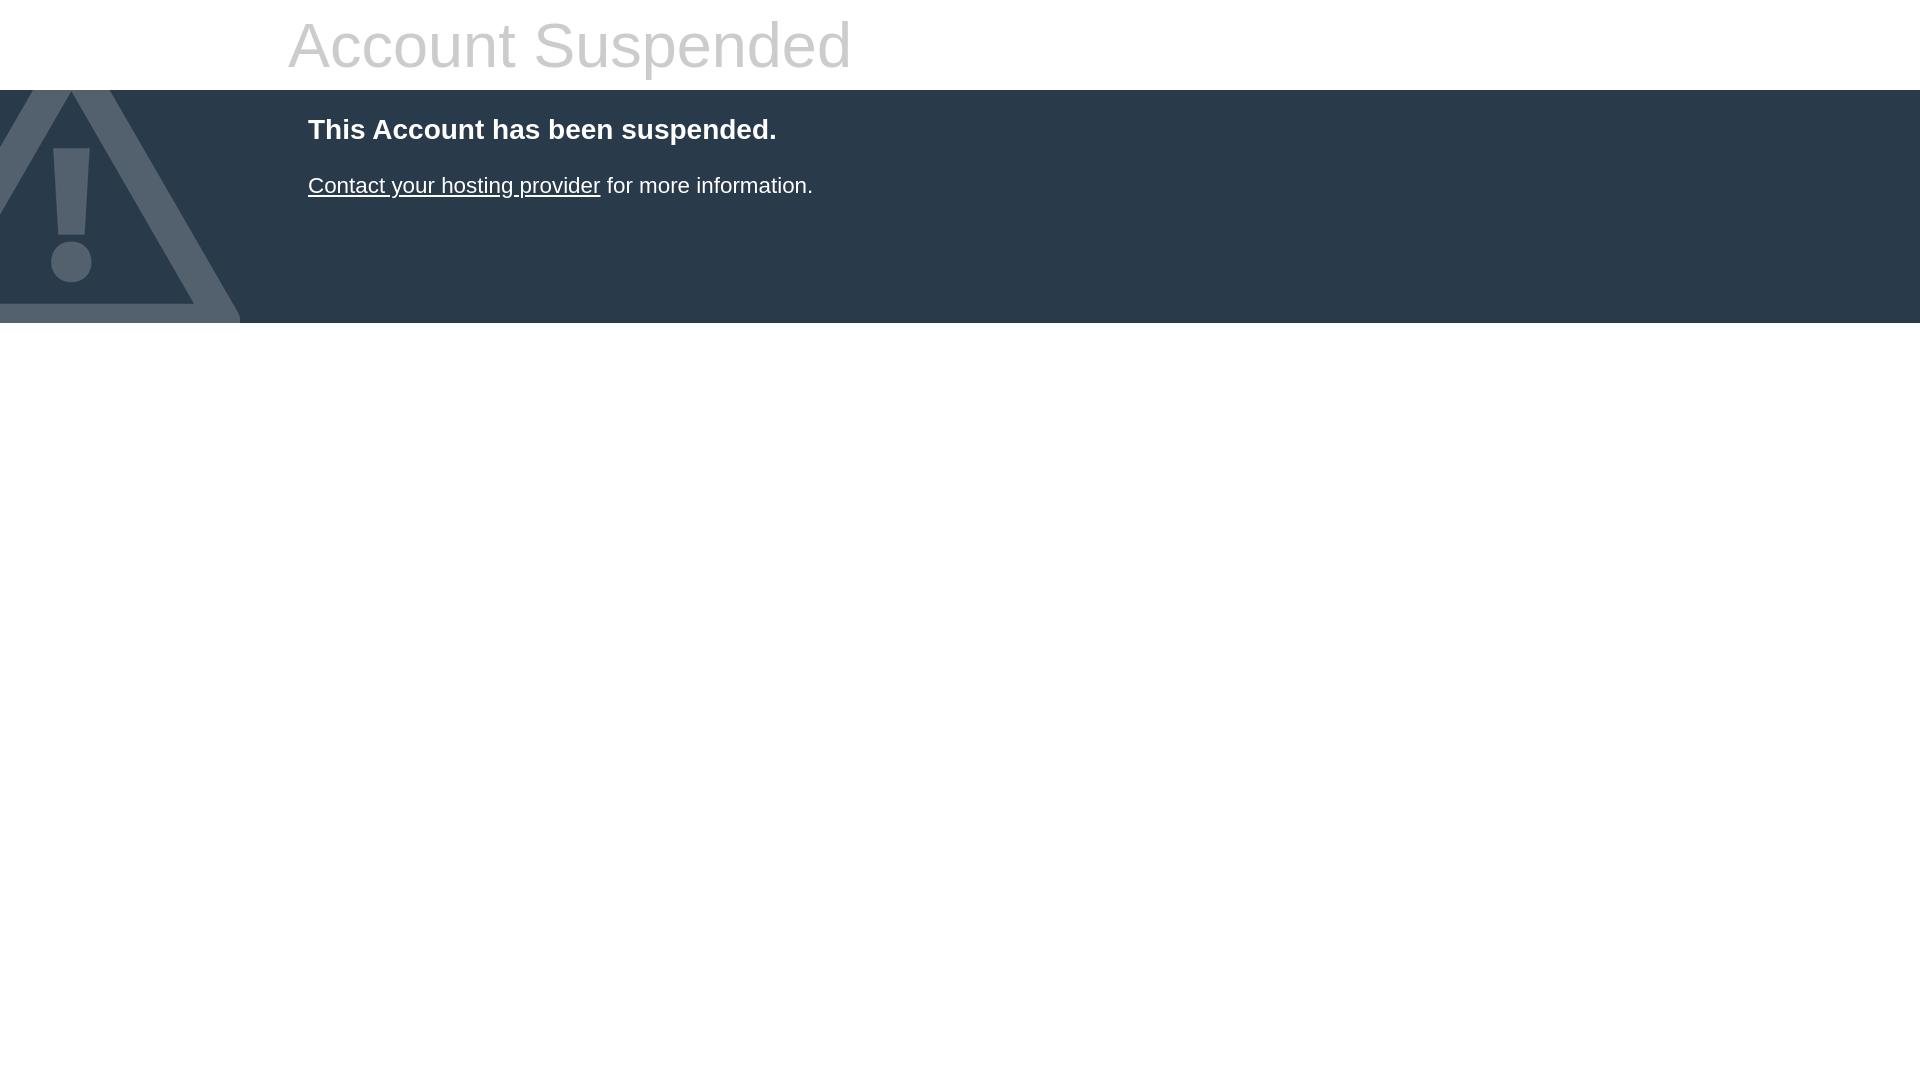 The image size is (1920, 1080). Describe the element at coordinates (453, 185) in the screenshot. I see `'Contact your hosting provider'` at that location.